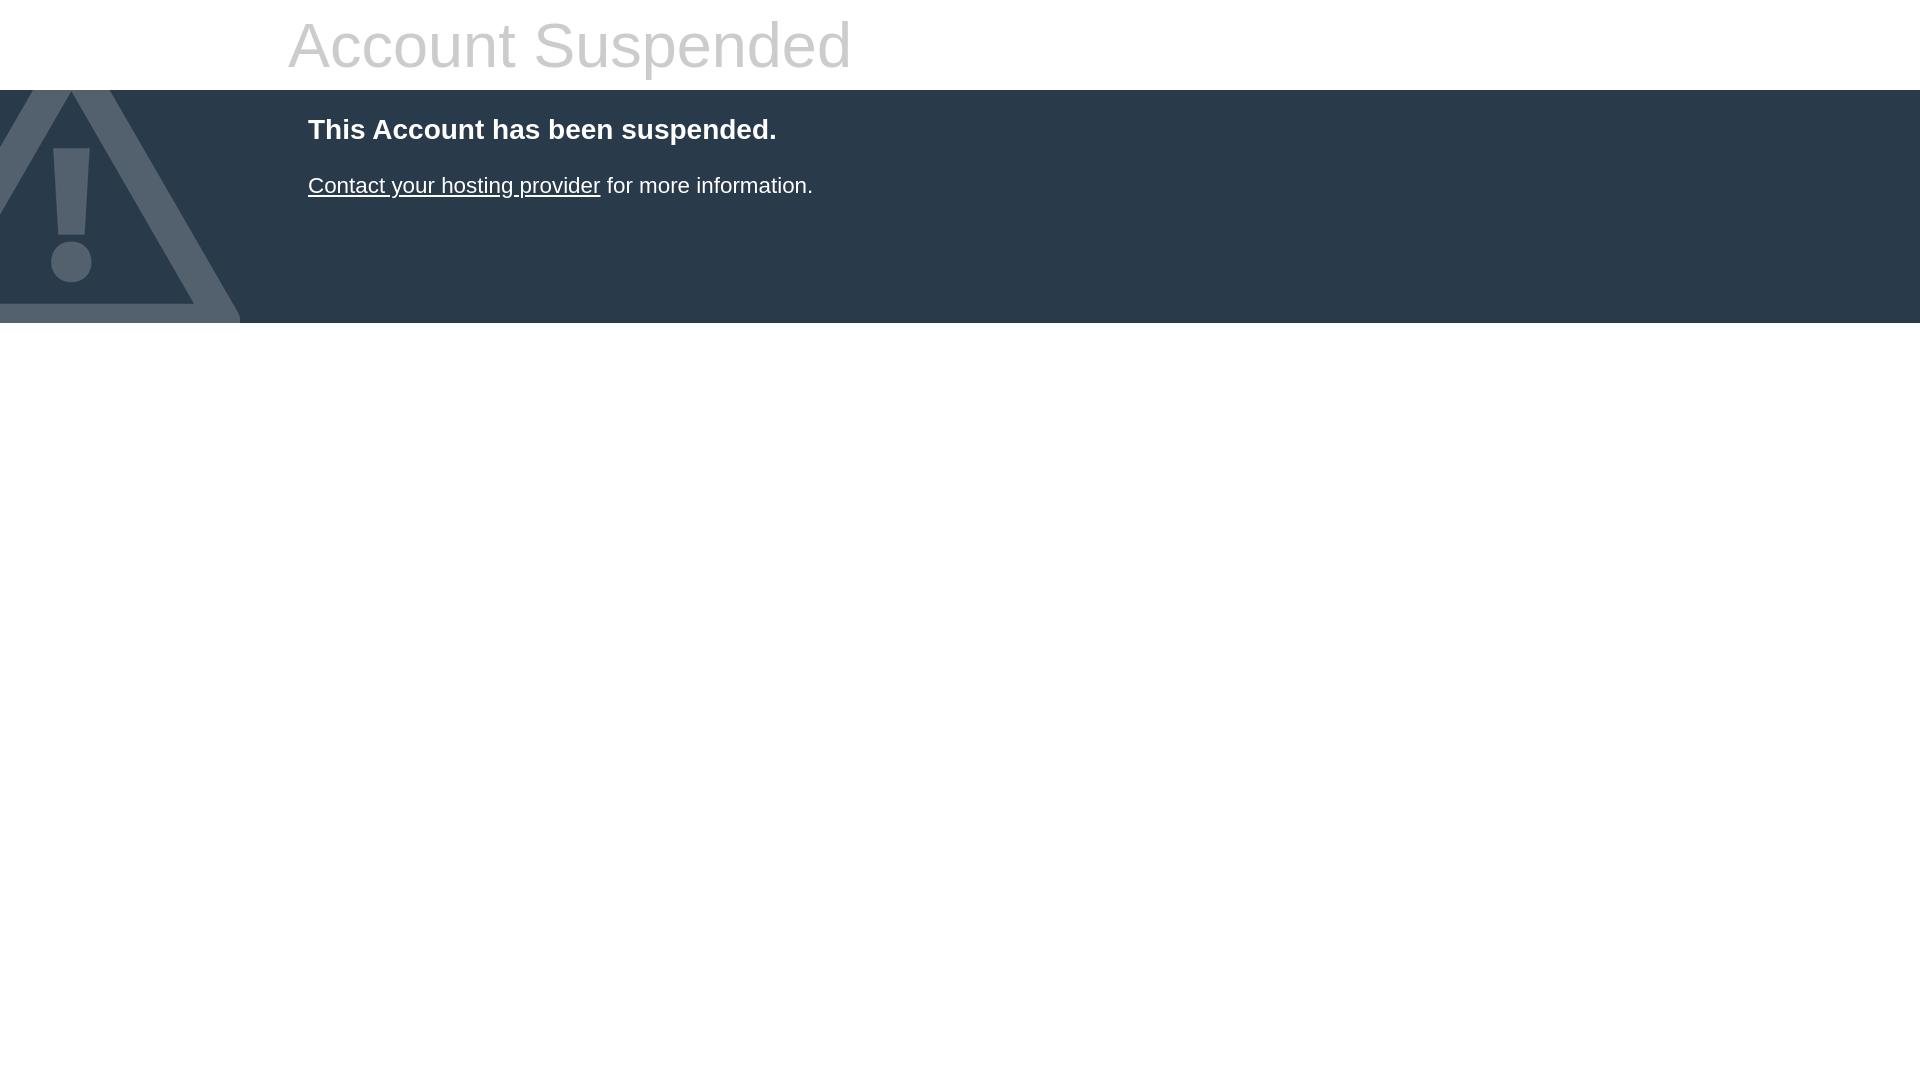 The image size is (1920, 1080). Describe the element at coordinates (453, 185) in the screenshot. I see `'Contact your hosting provider'` at that location.